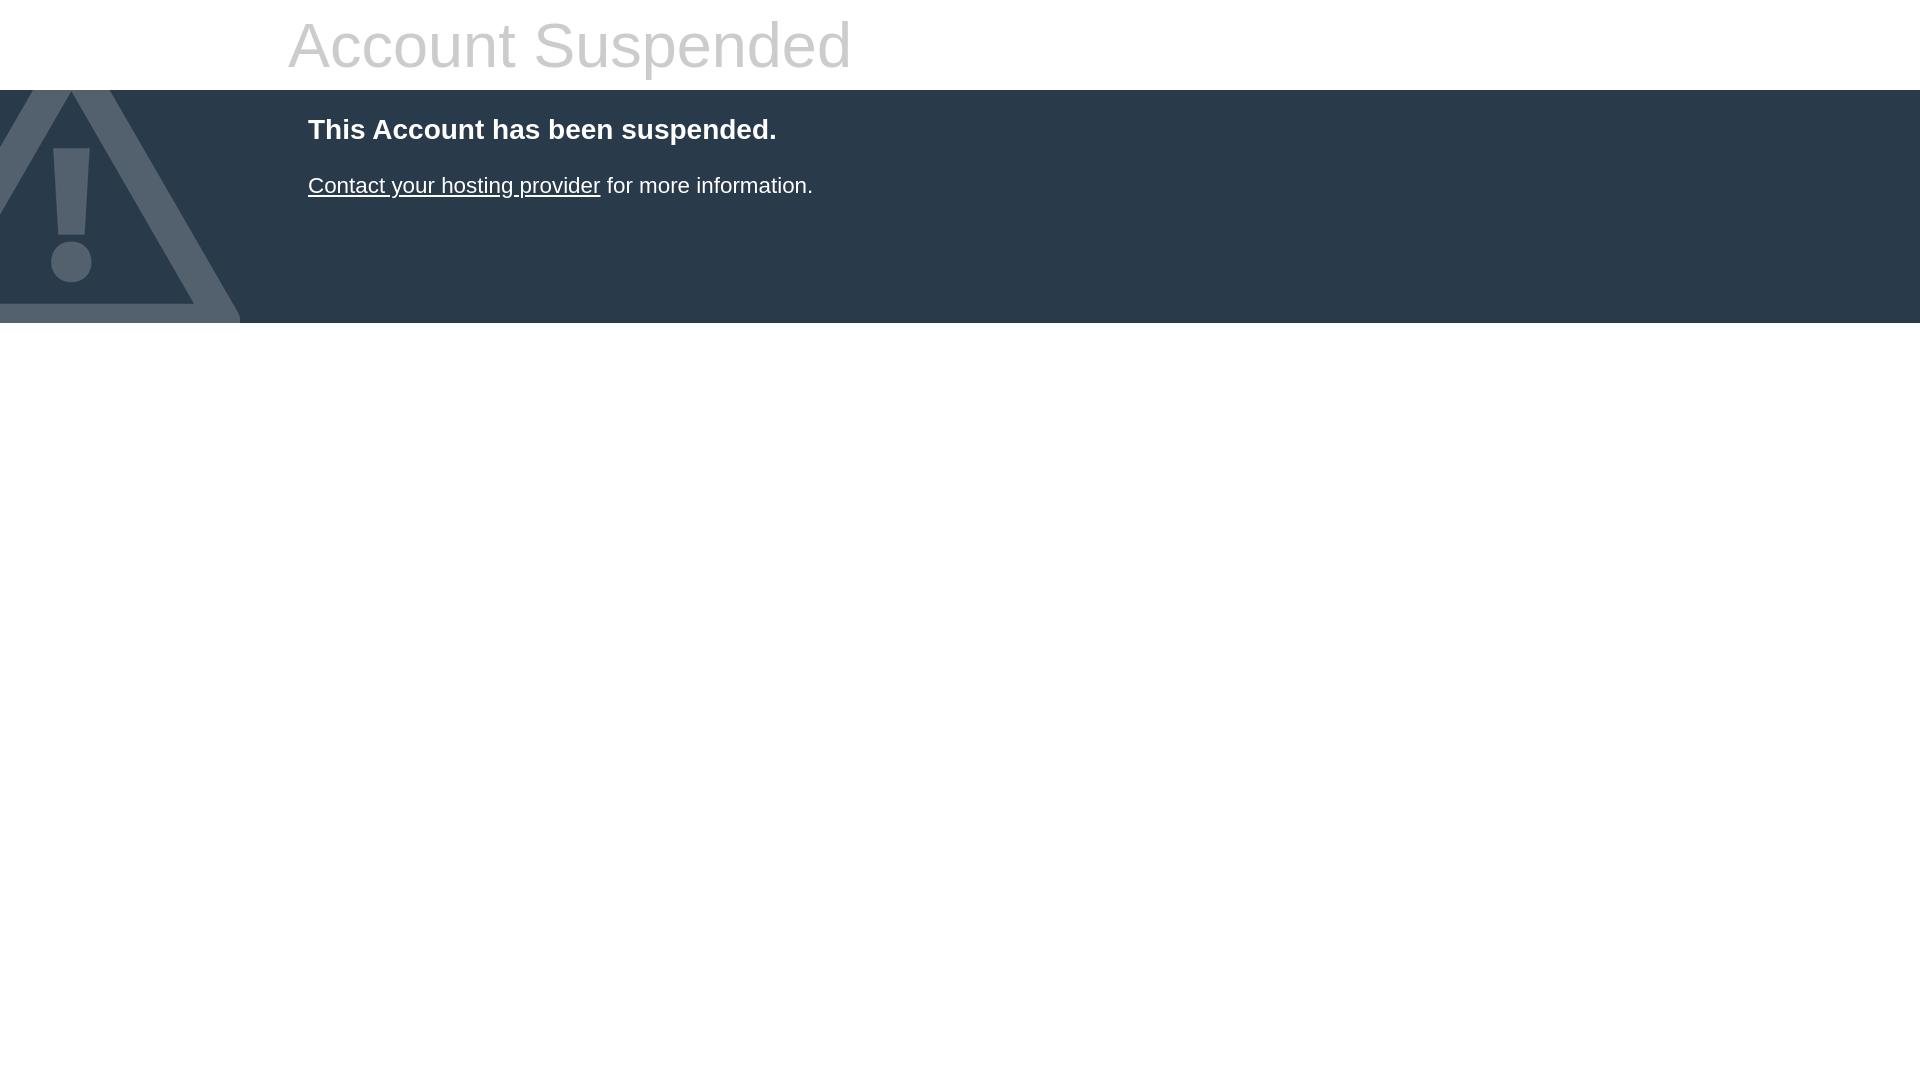 The image size is (1920, 1080). Describe the element at coordinates (453, 185) in the screenshot. I see `'Contact your hosting provider'` at that location.